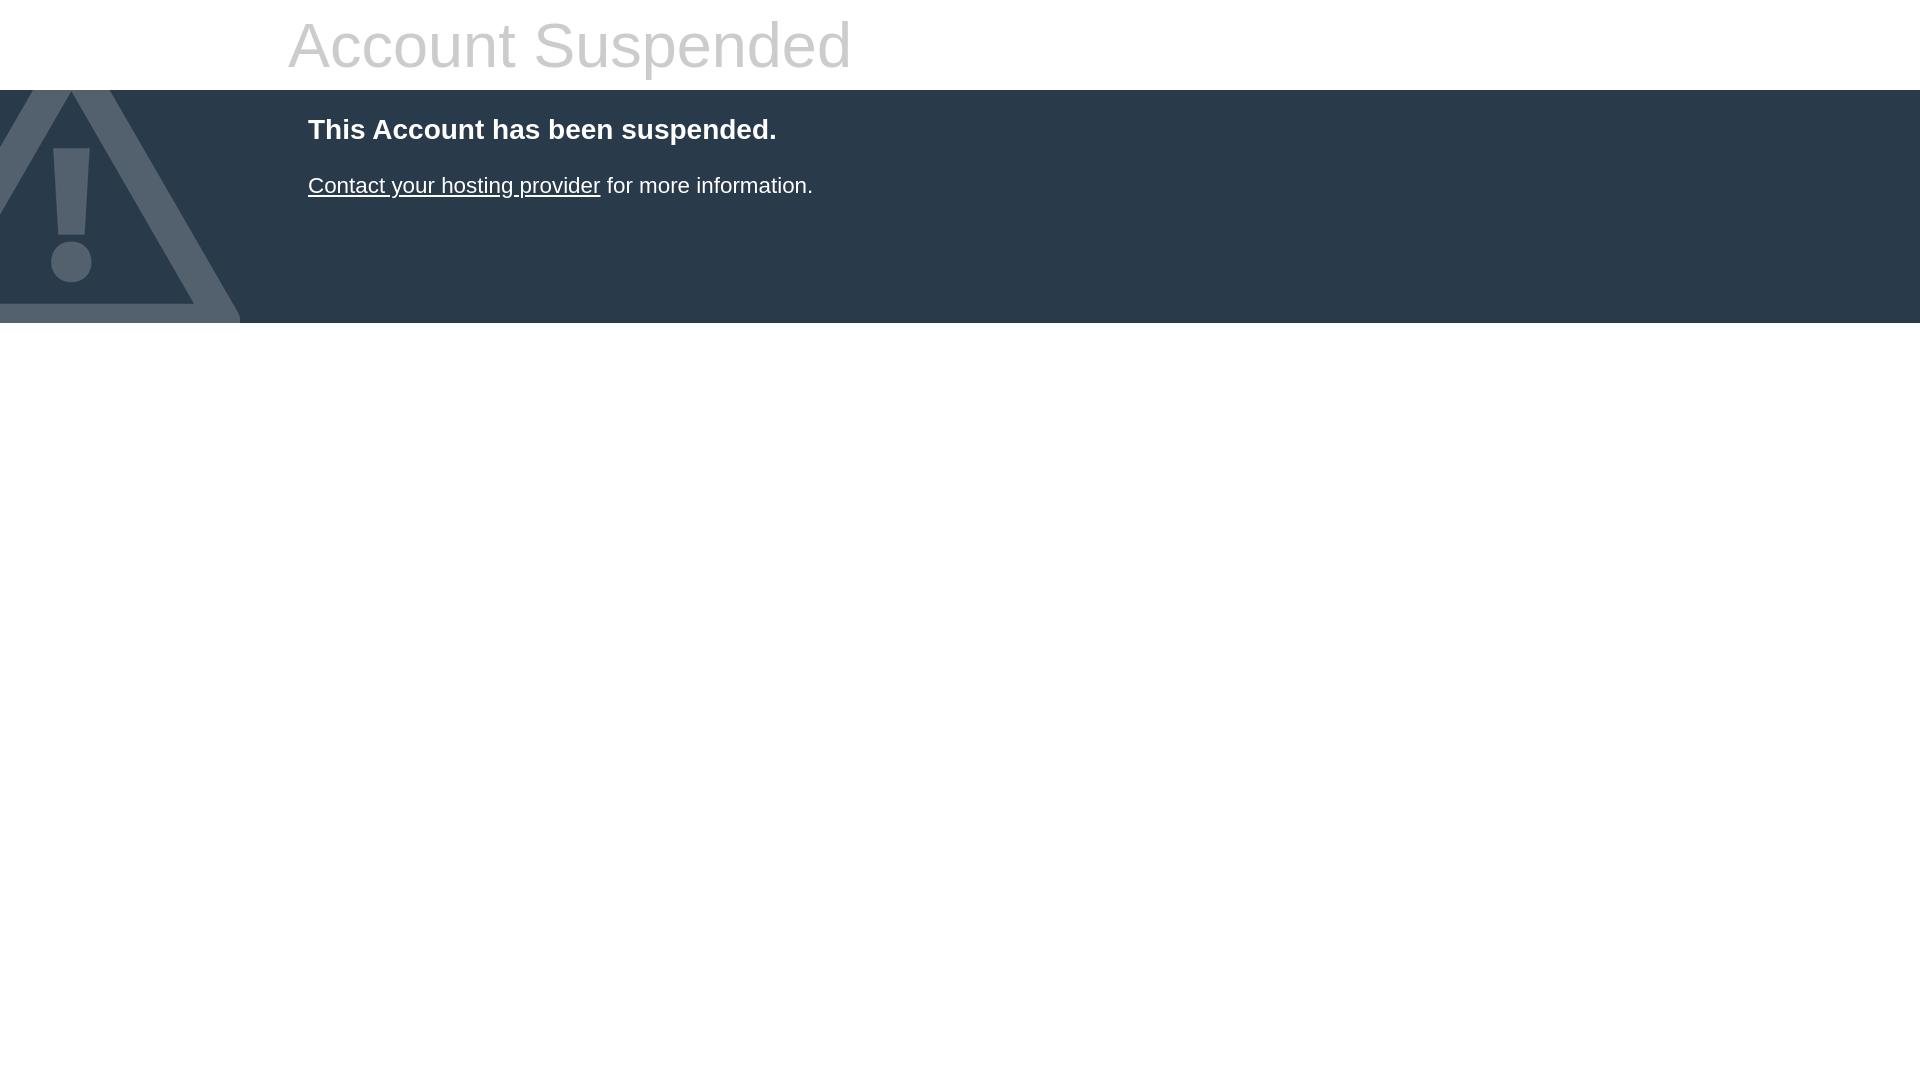 The image size is (1920, 1080). Describe the element at coordinates (453, 185) in the screenshot. I see `'Contact your hosting provider'` at that location.